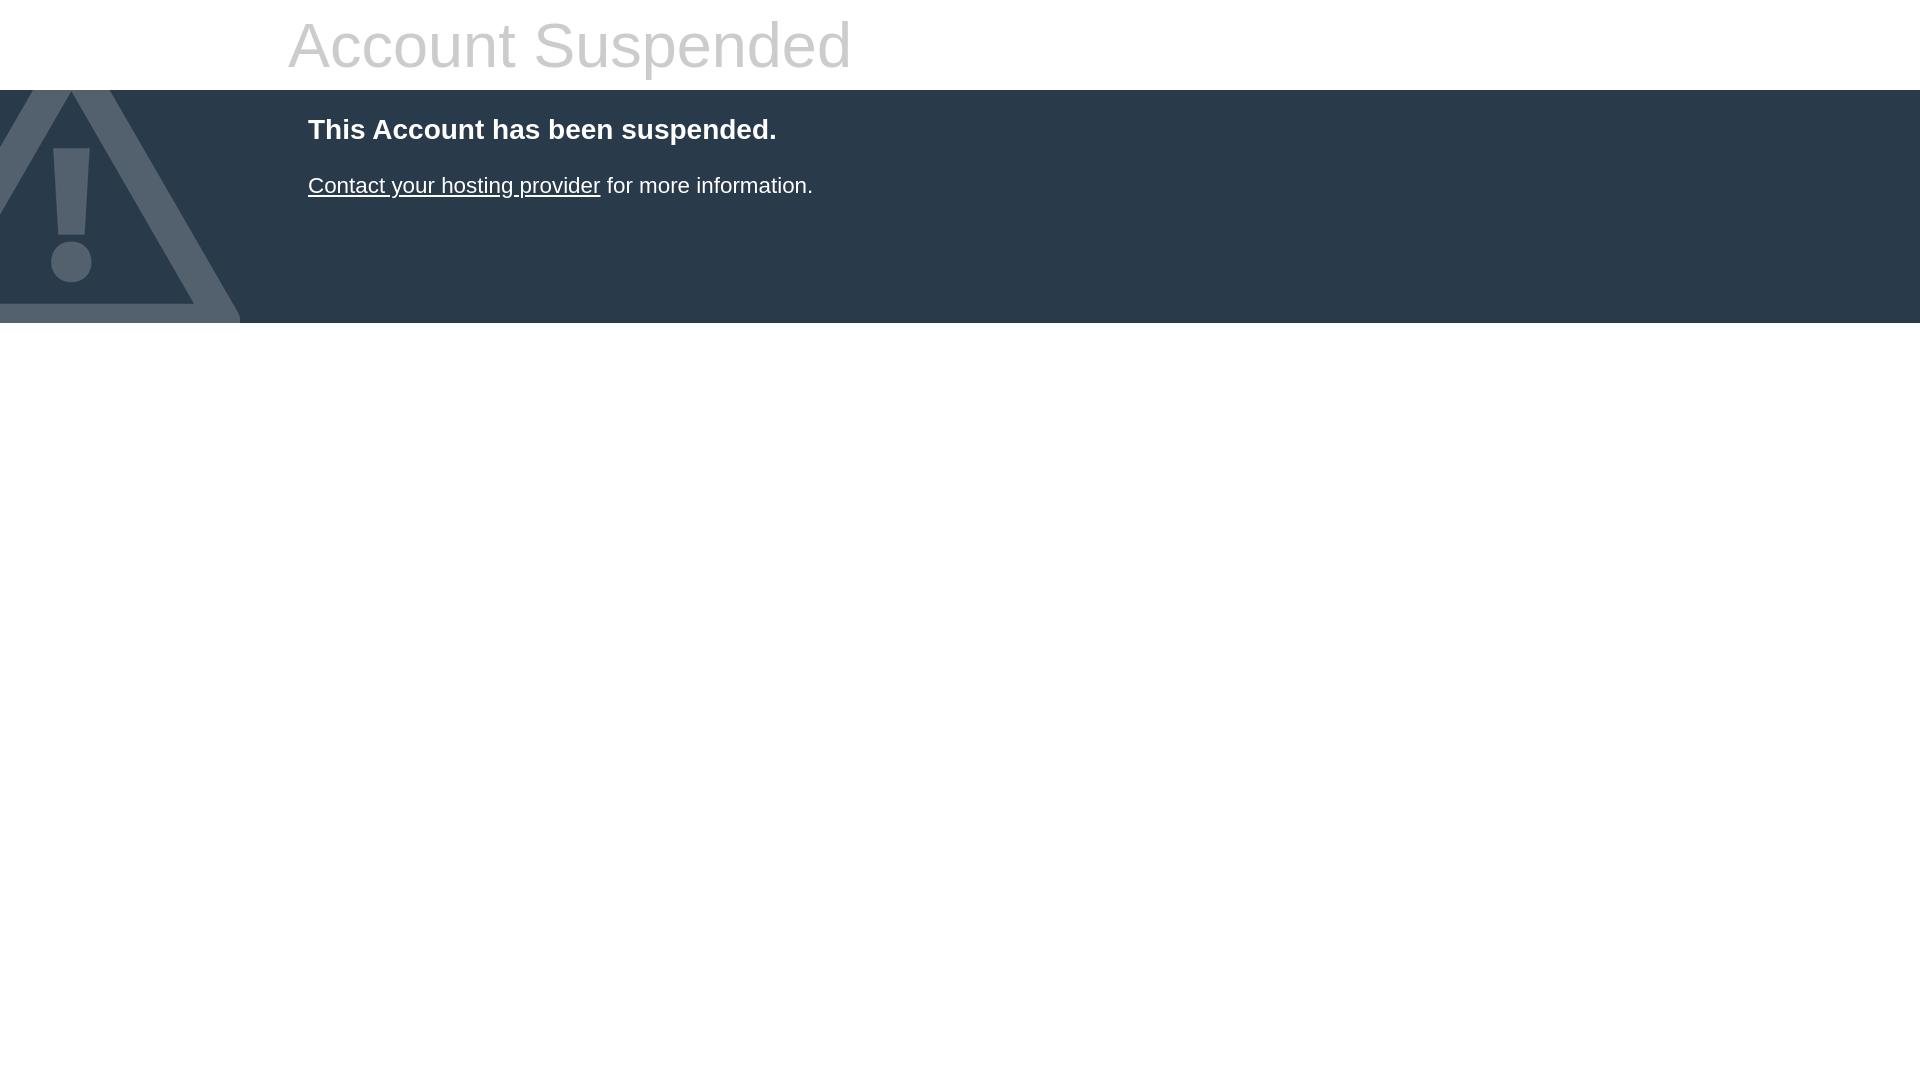 The image size is (1920, 1080). Describe the element at coordinates (453, 185) in the screenshot. I see `'Contact your hosting provider'` at that location.